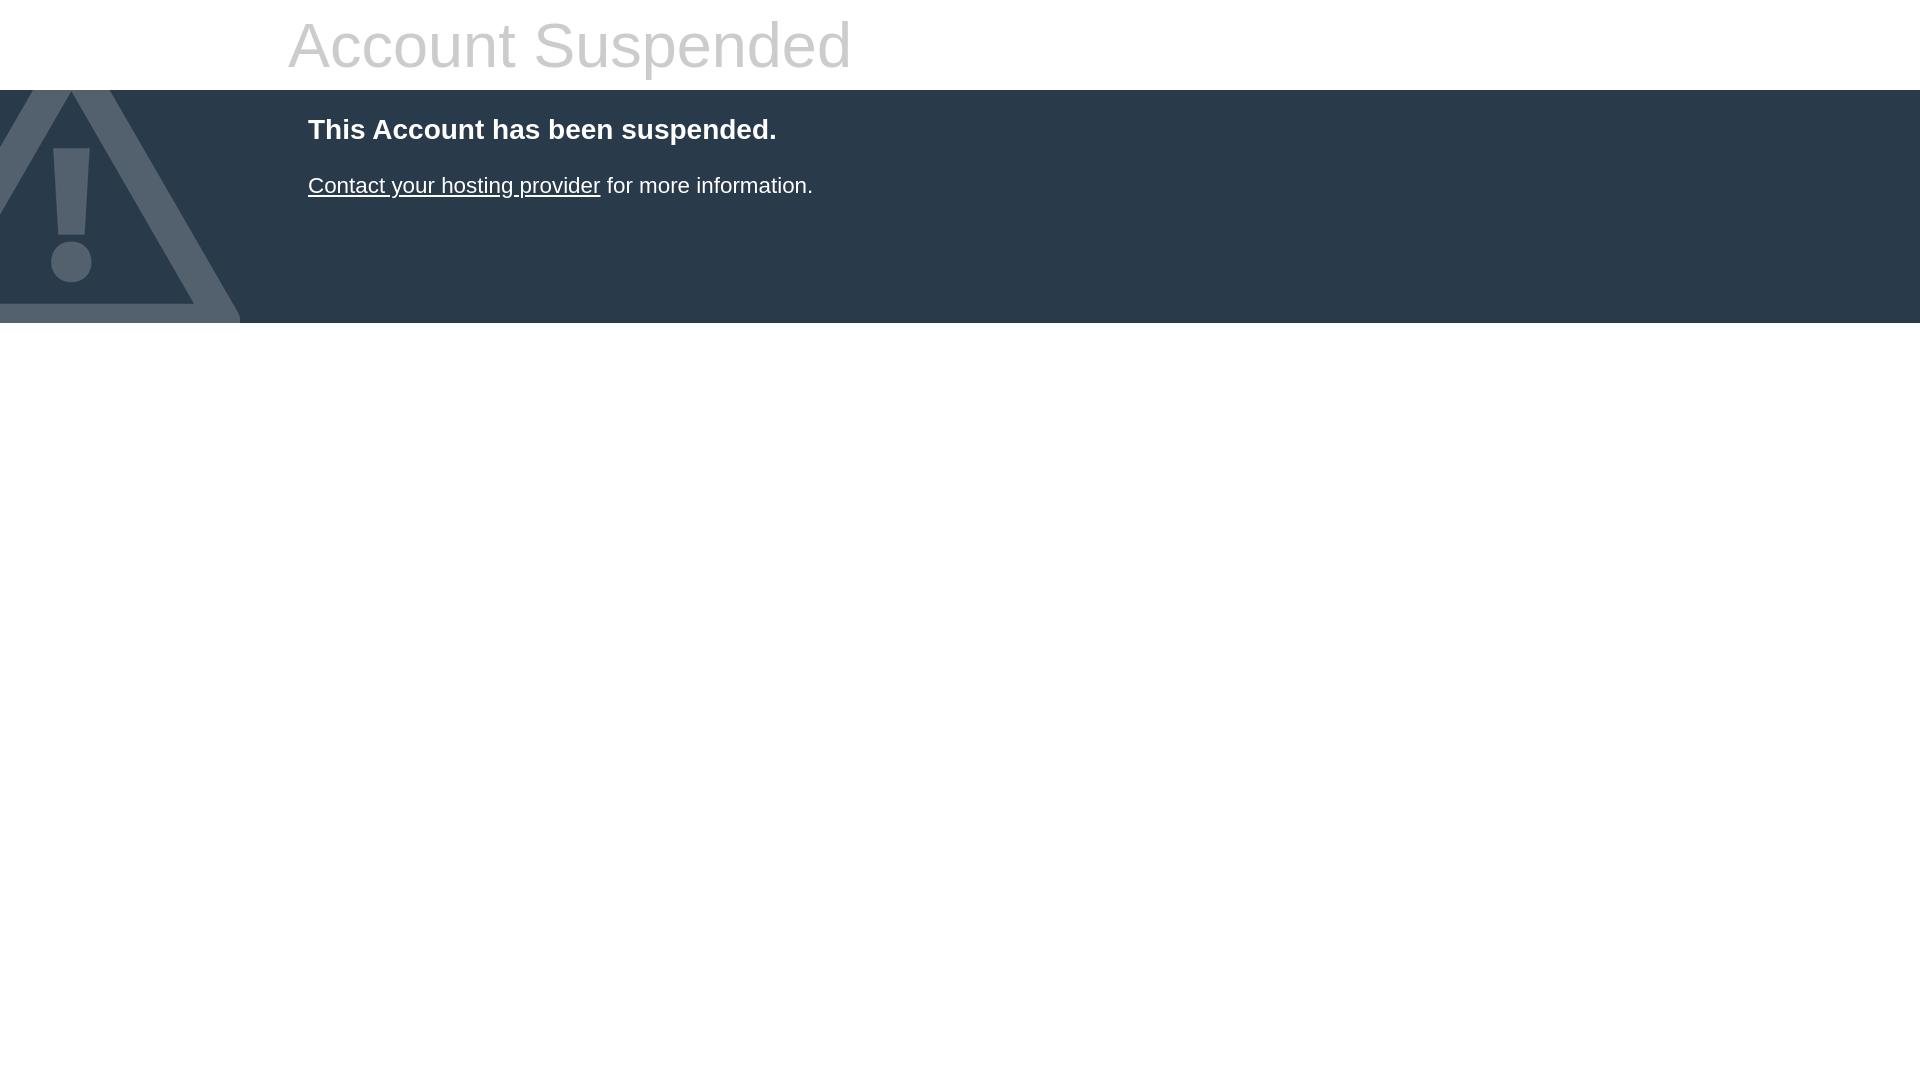 The image size is (1920, 1080). Describe the element at coordinates (453, 185) in the screenshot. I see `'Contact your hosting provider'` at that location.